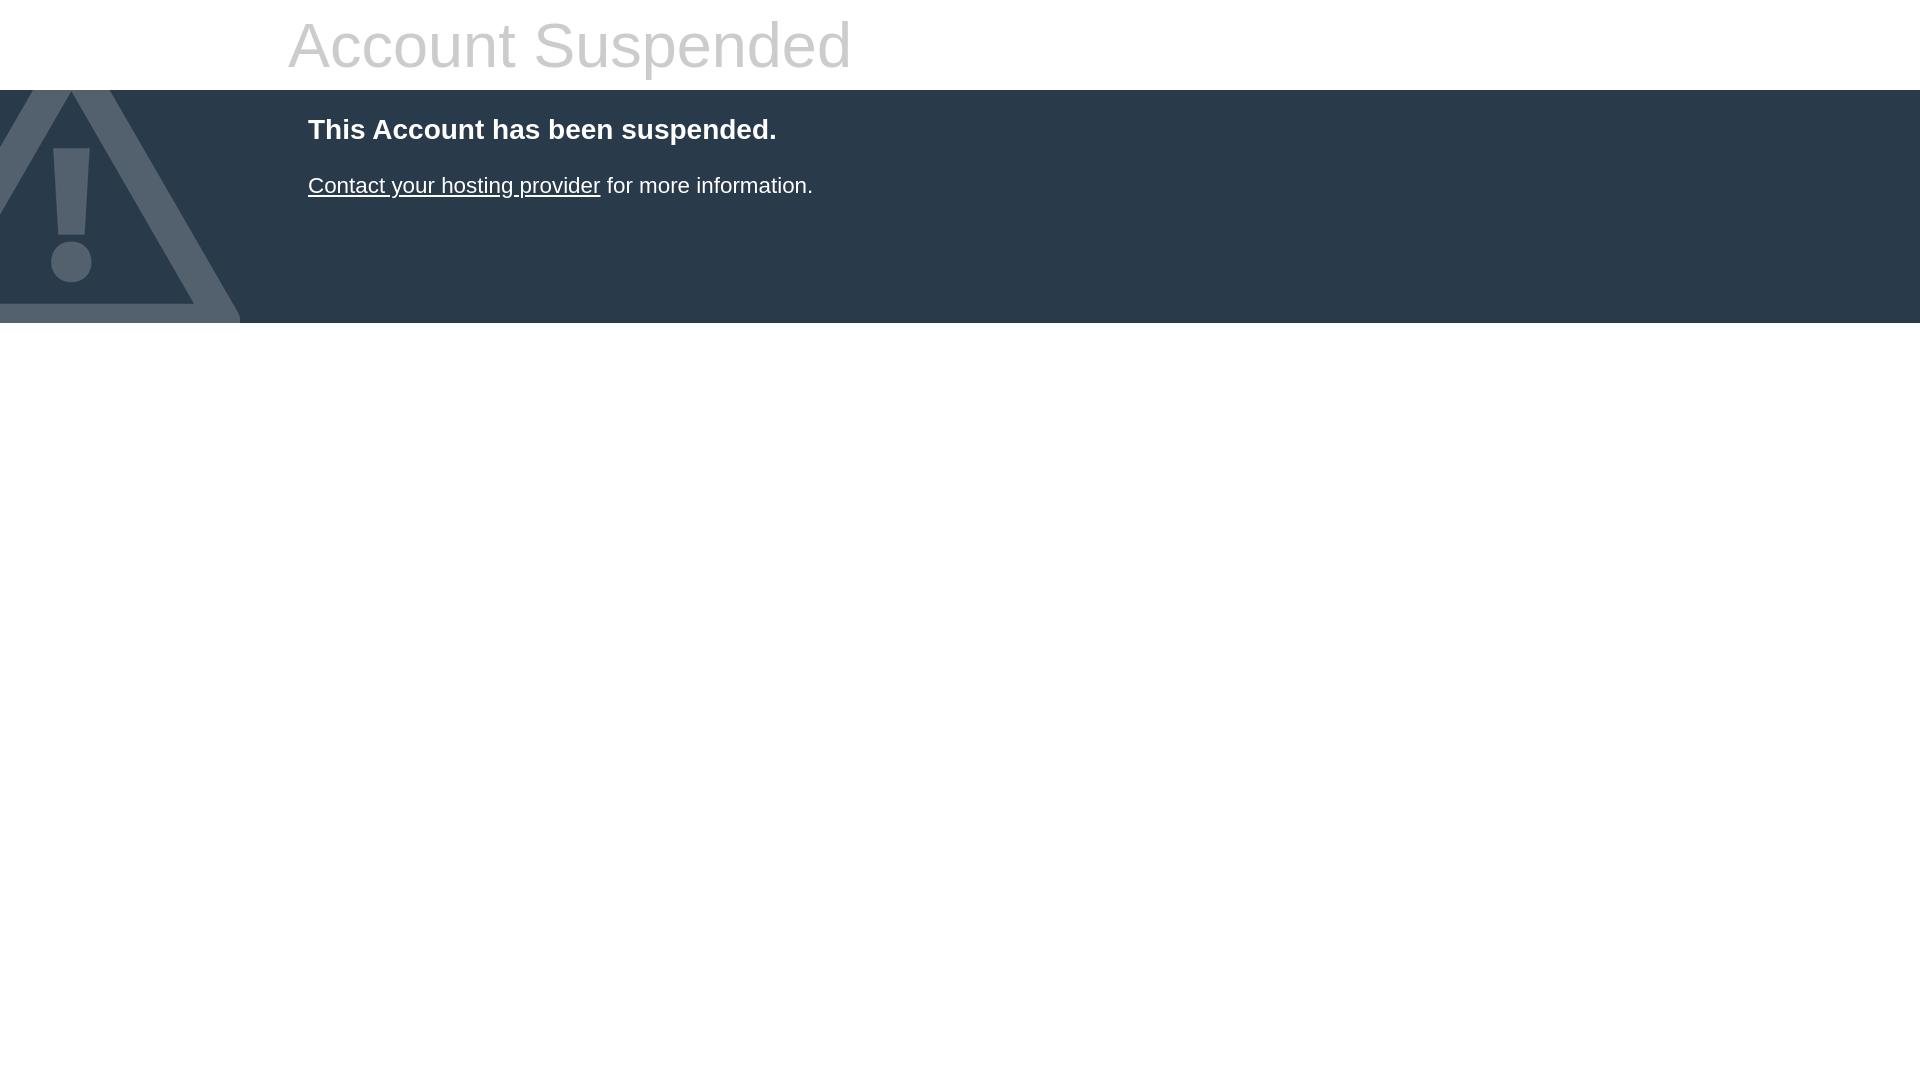 The image size is (1920, 1080). Describe the element at coordinates (453, 185) in the screenshot. I see `'Contact your hosting provider'` at that location.